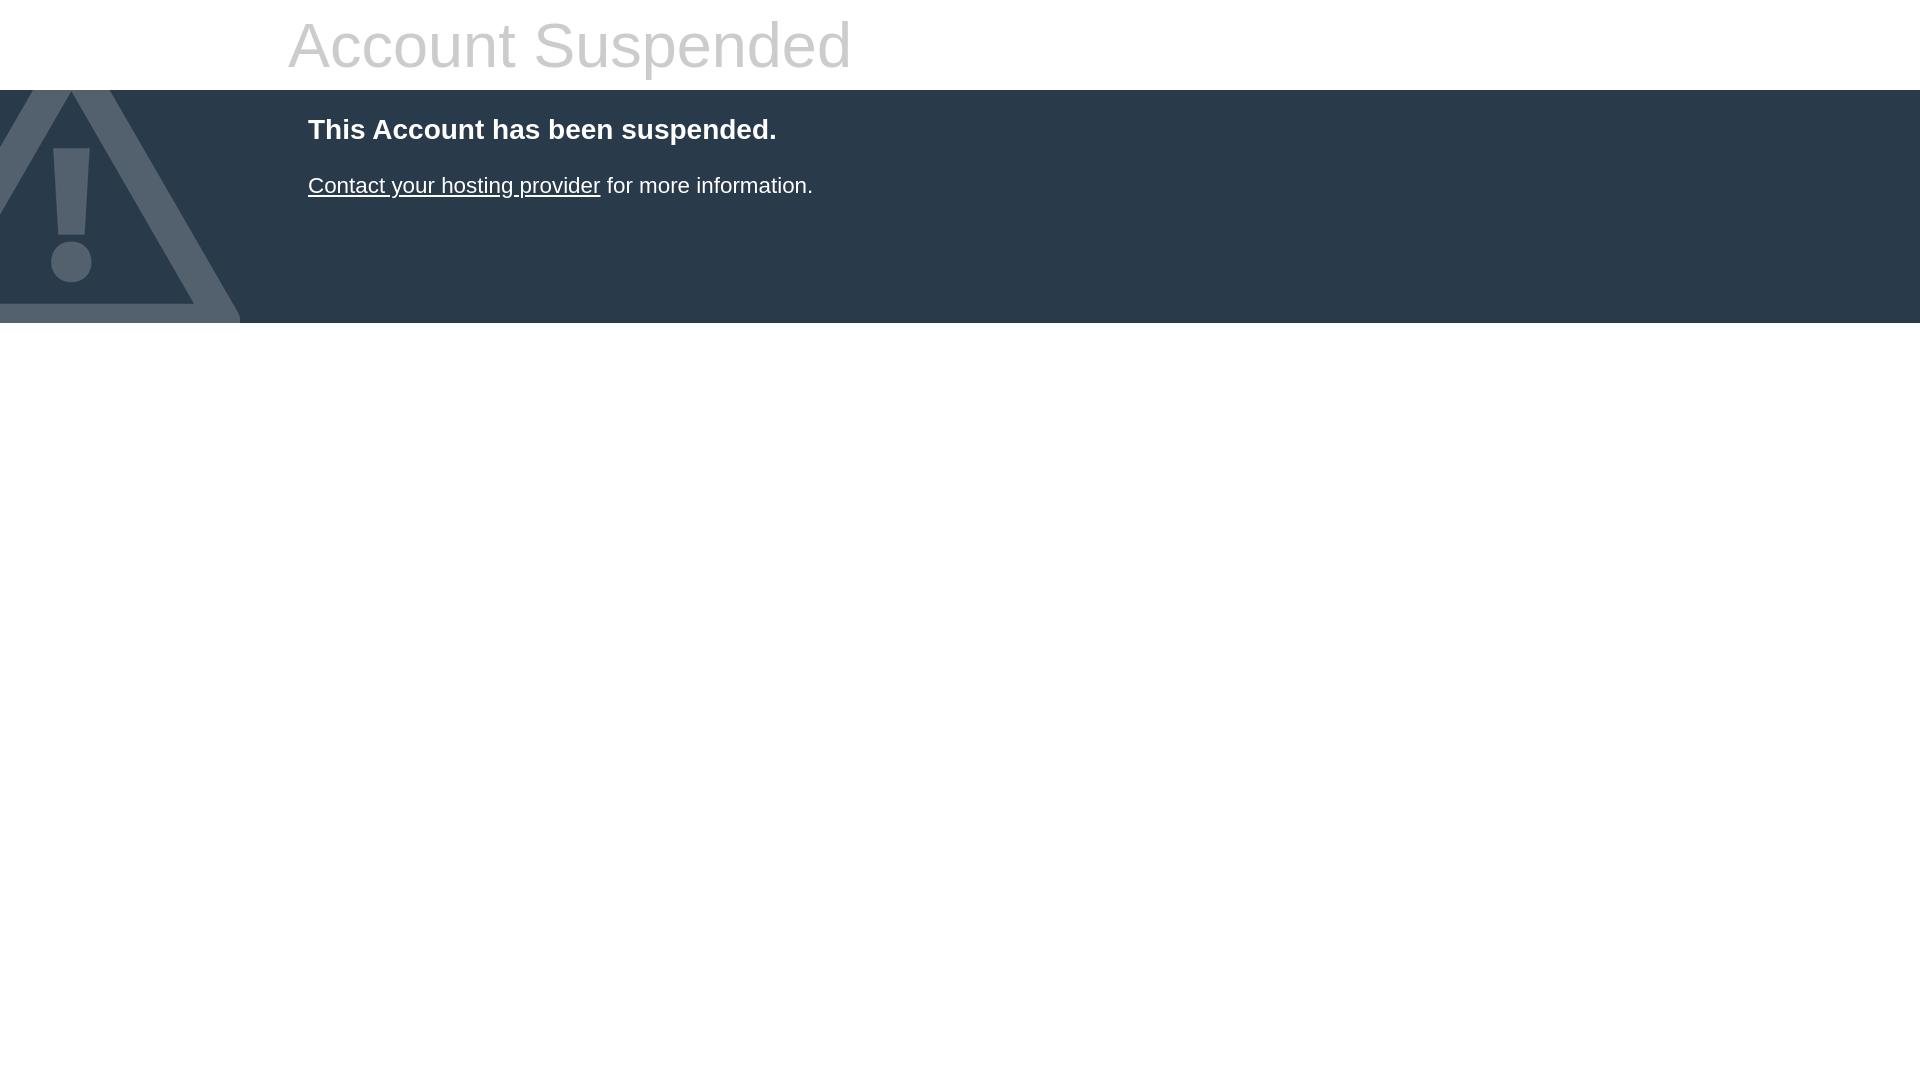 The image size is (1920, 1080). Describe the element at coordinates (453, 185) in the screenshot. I see `'Contact your hosting provider'` at that location.